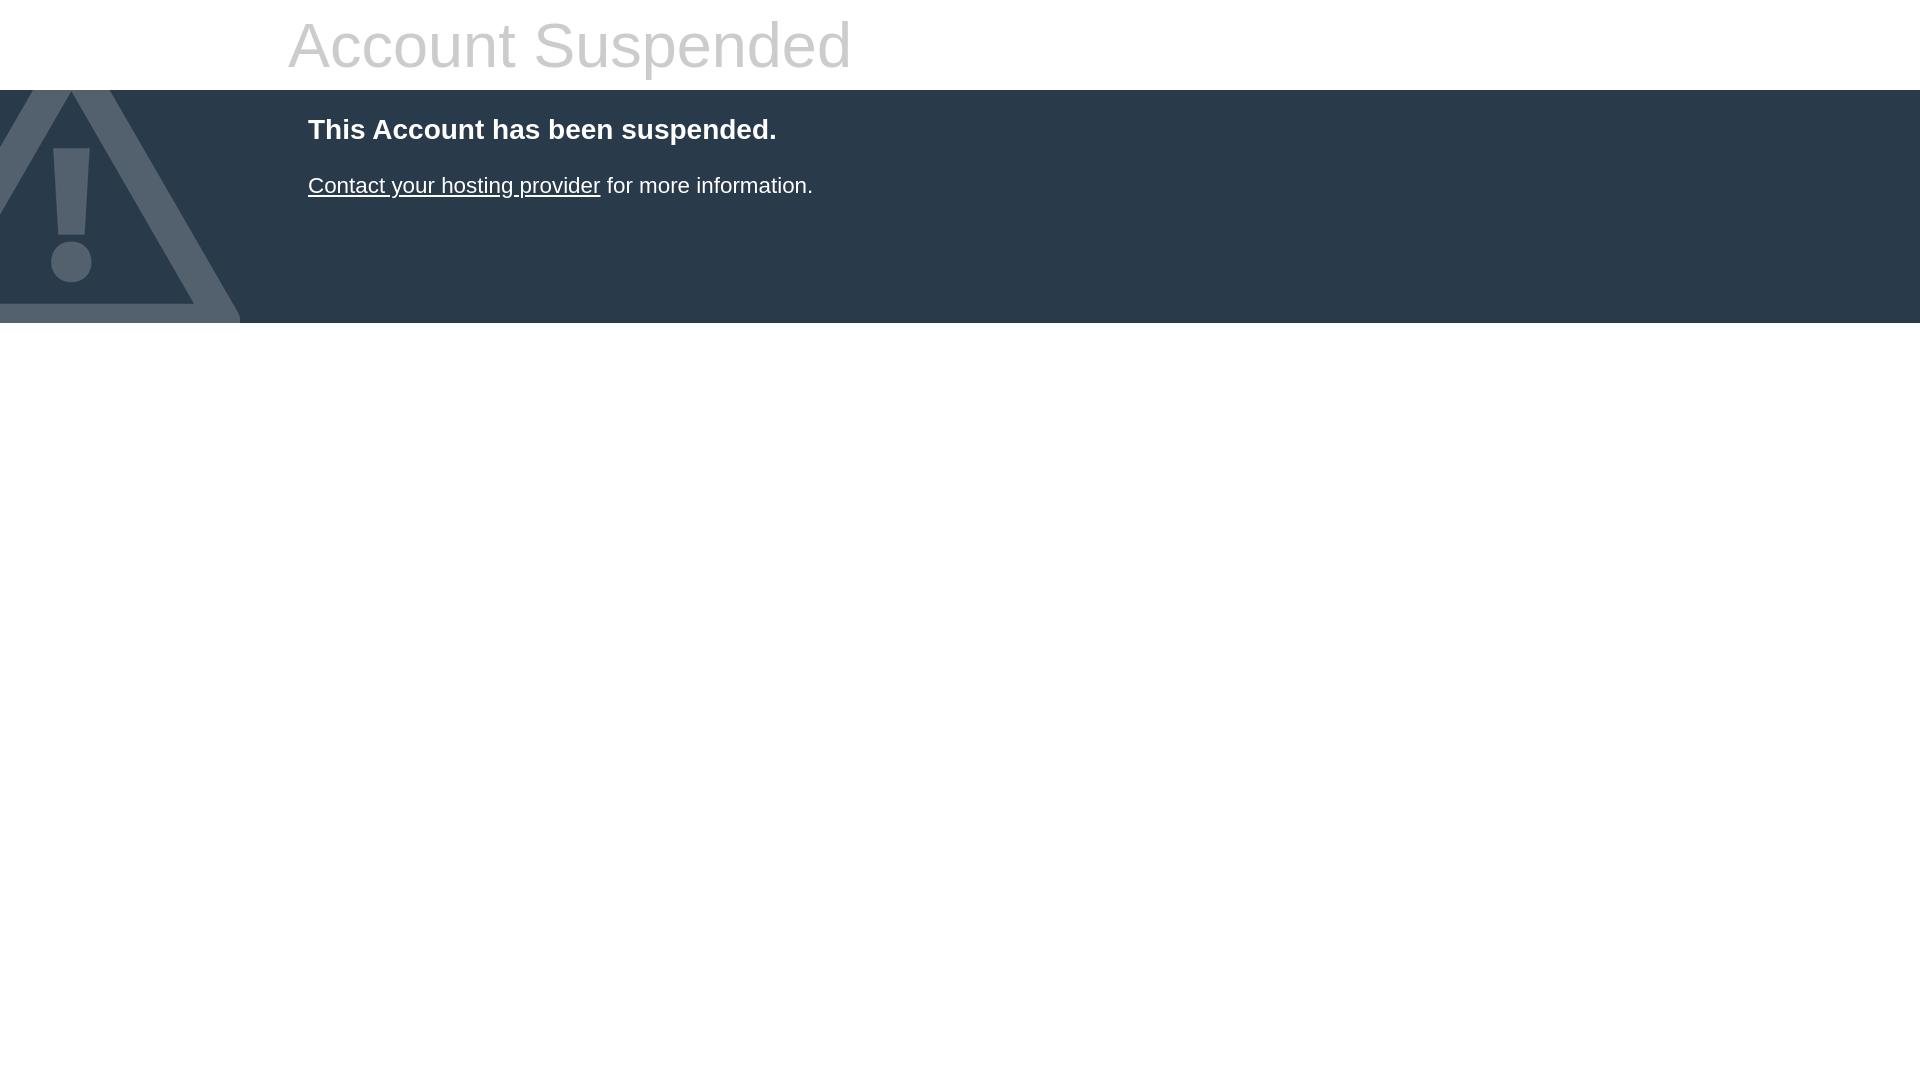 The image size is (1920, 1080). Describe the element at coordinates (453, 185) in the screenshot. I see `'Contact your hosting provider'` at that location.